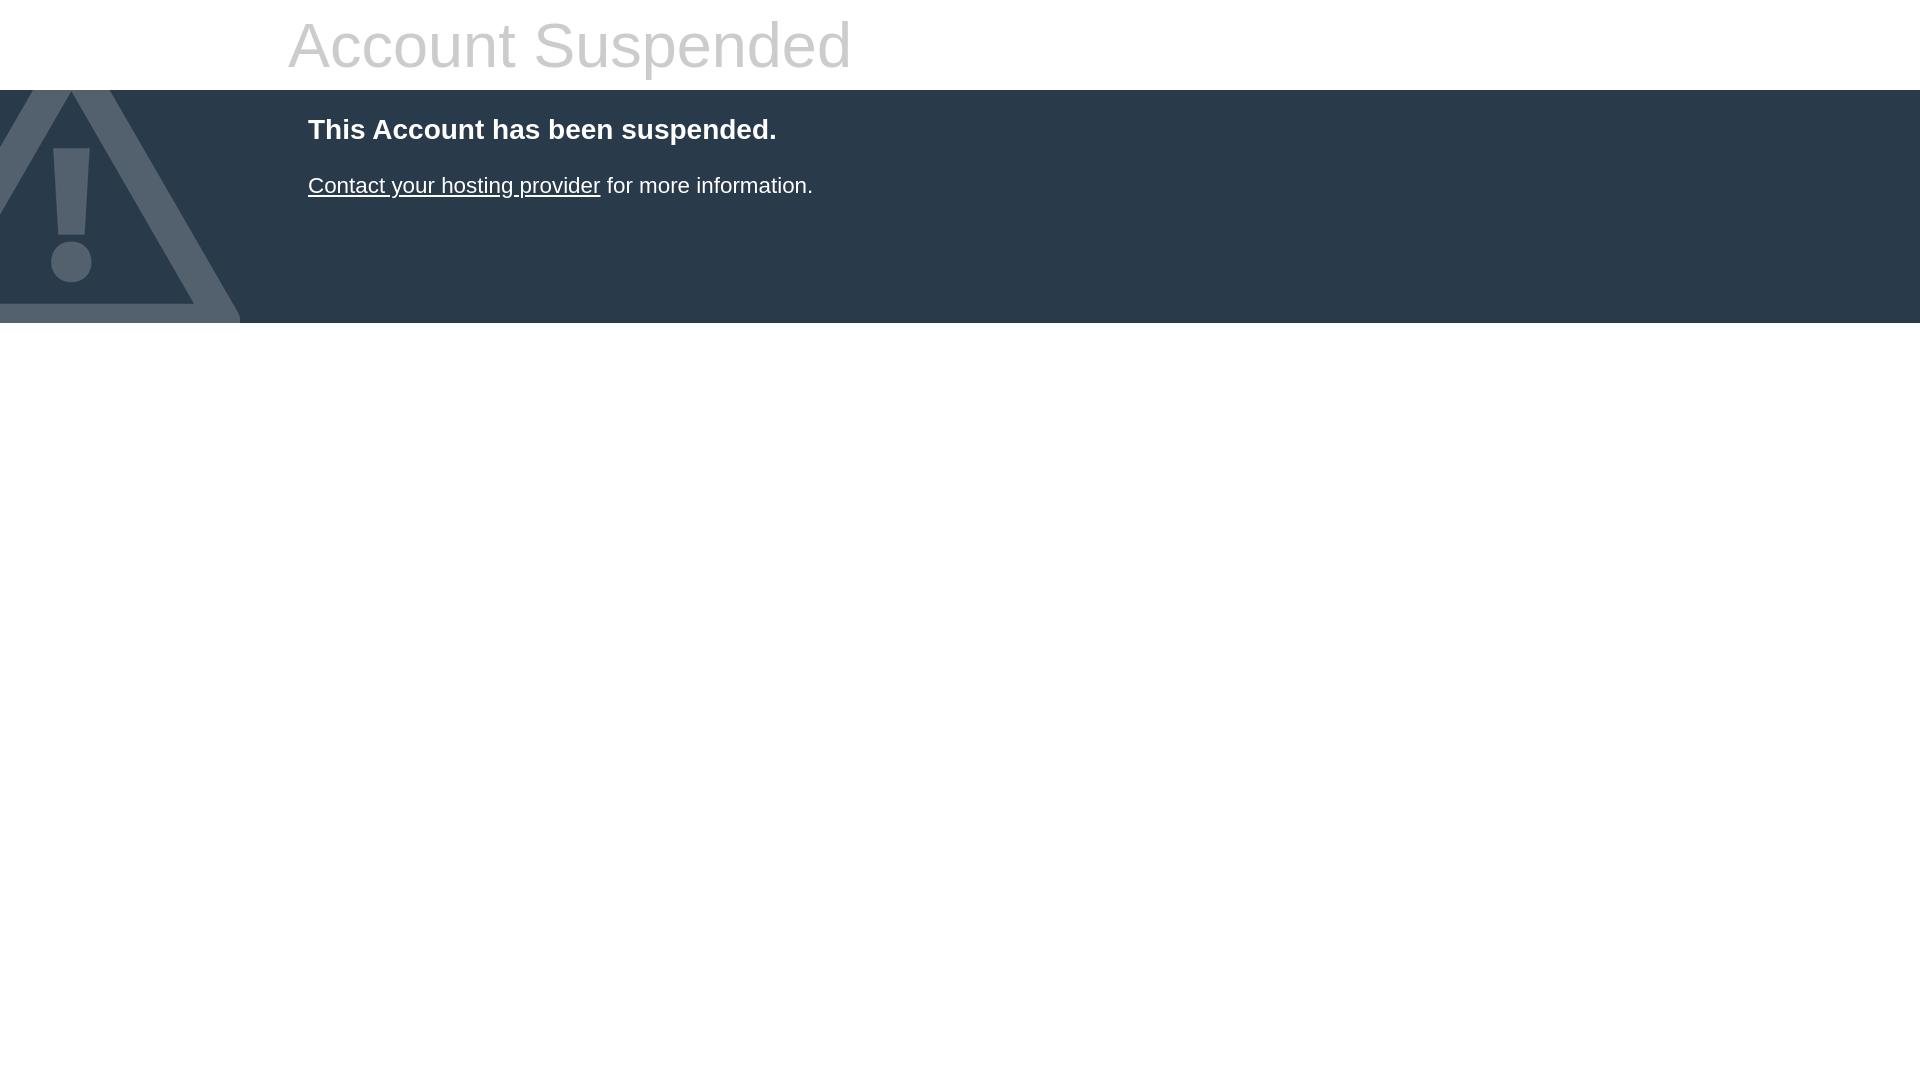 The image size is (1920, 1080). Describe the element at coordinates (453, 185) in the screenshot. I see `'Contact your hosting provider'` at that location.